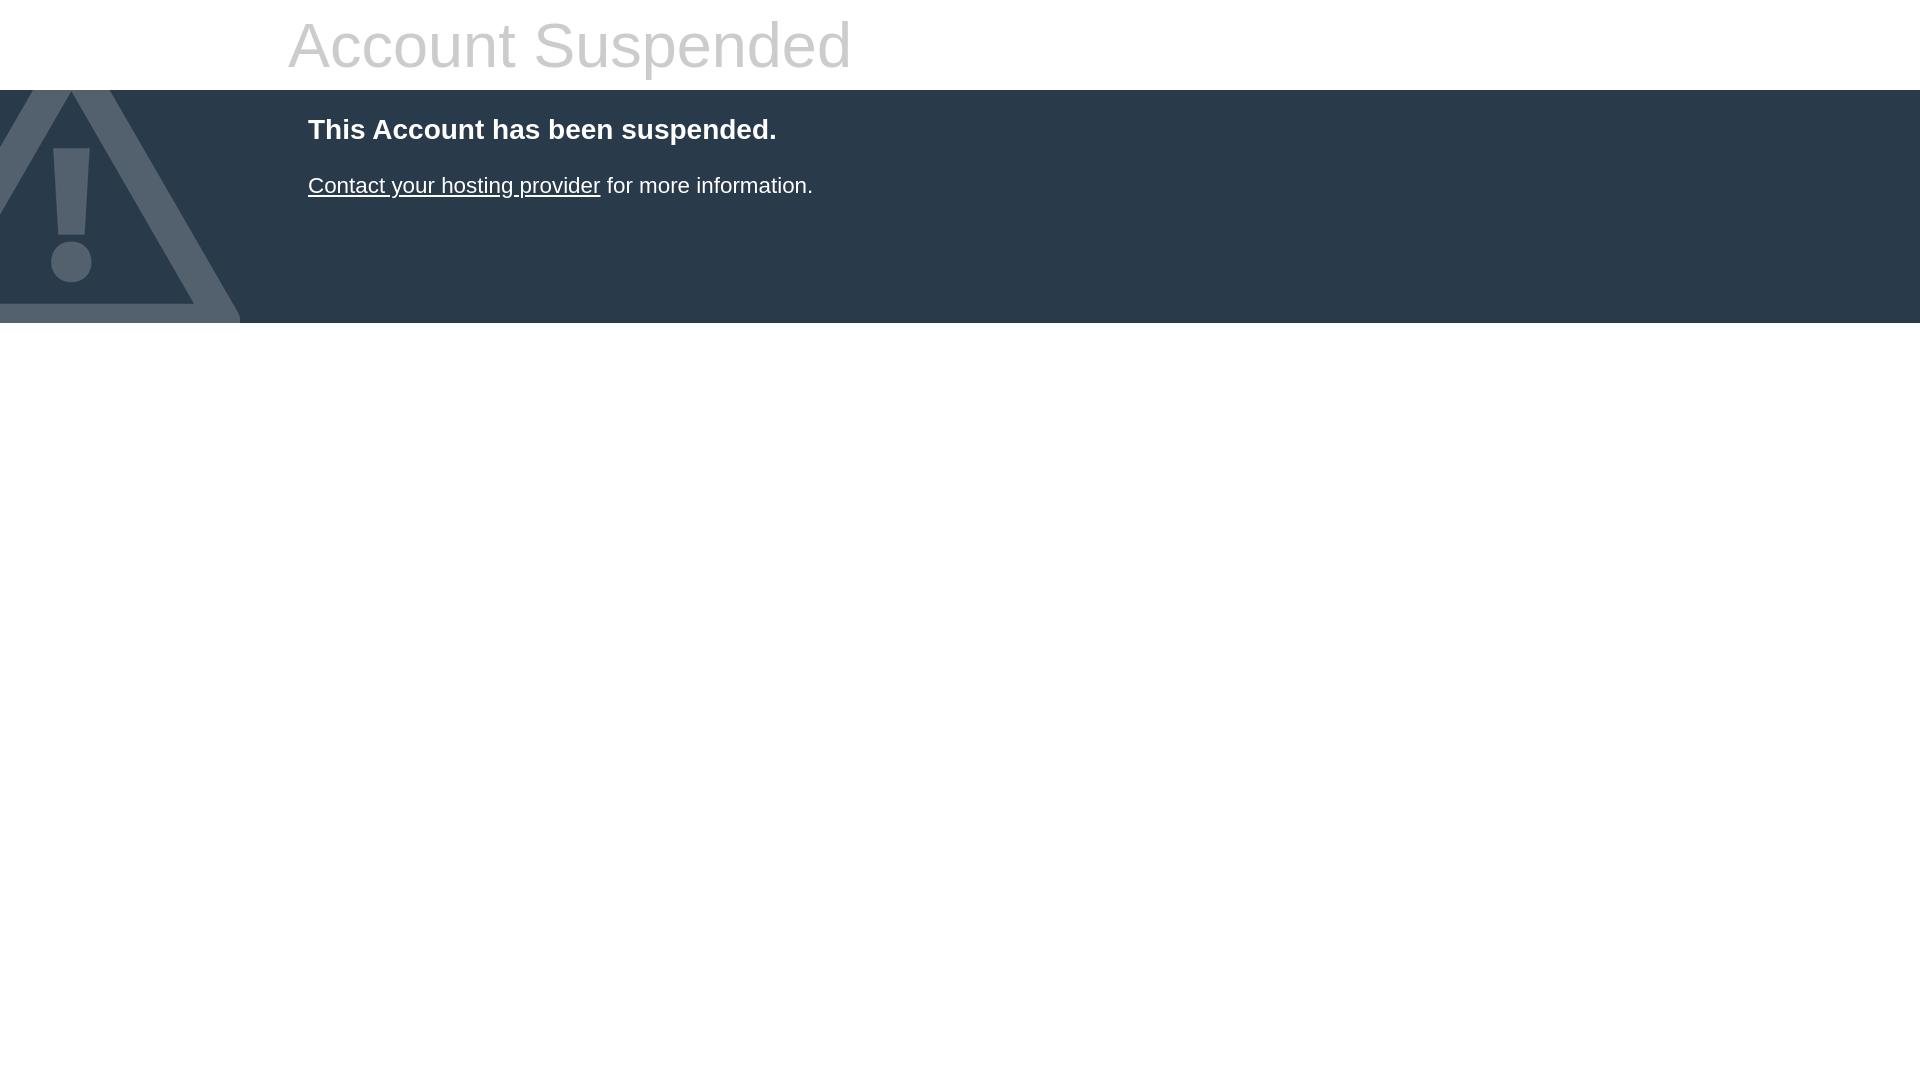 The image size is (1920, 1080). Describe the element at coordinates (453, 185) in the screenshot. I see `'Contact your hosting provider'` at that location.